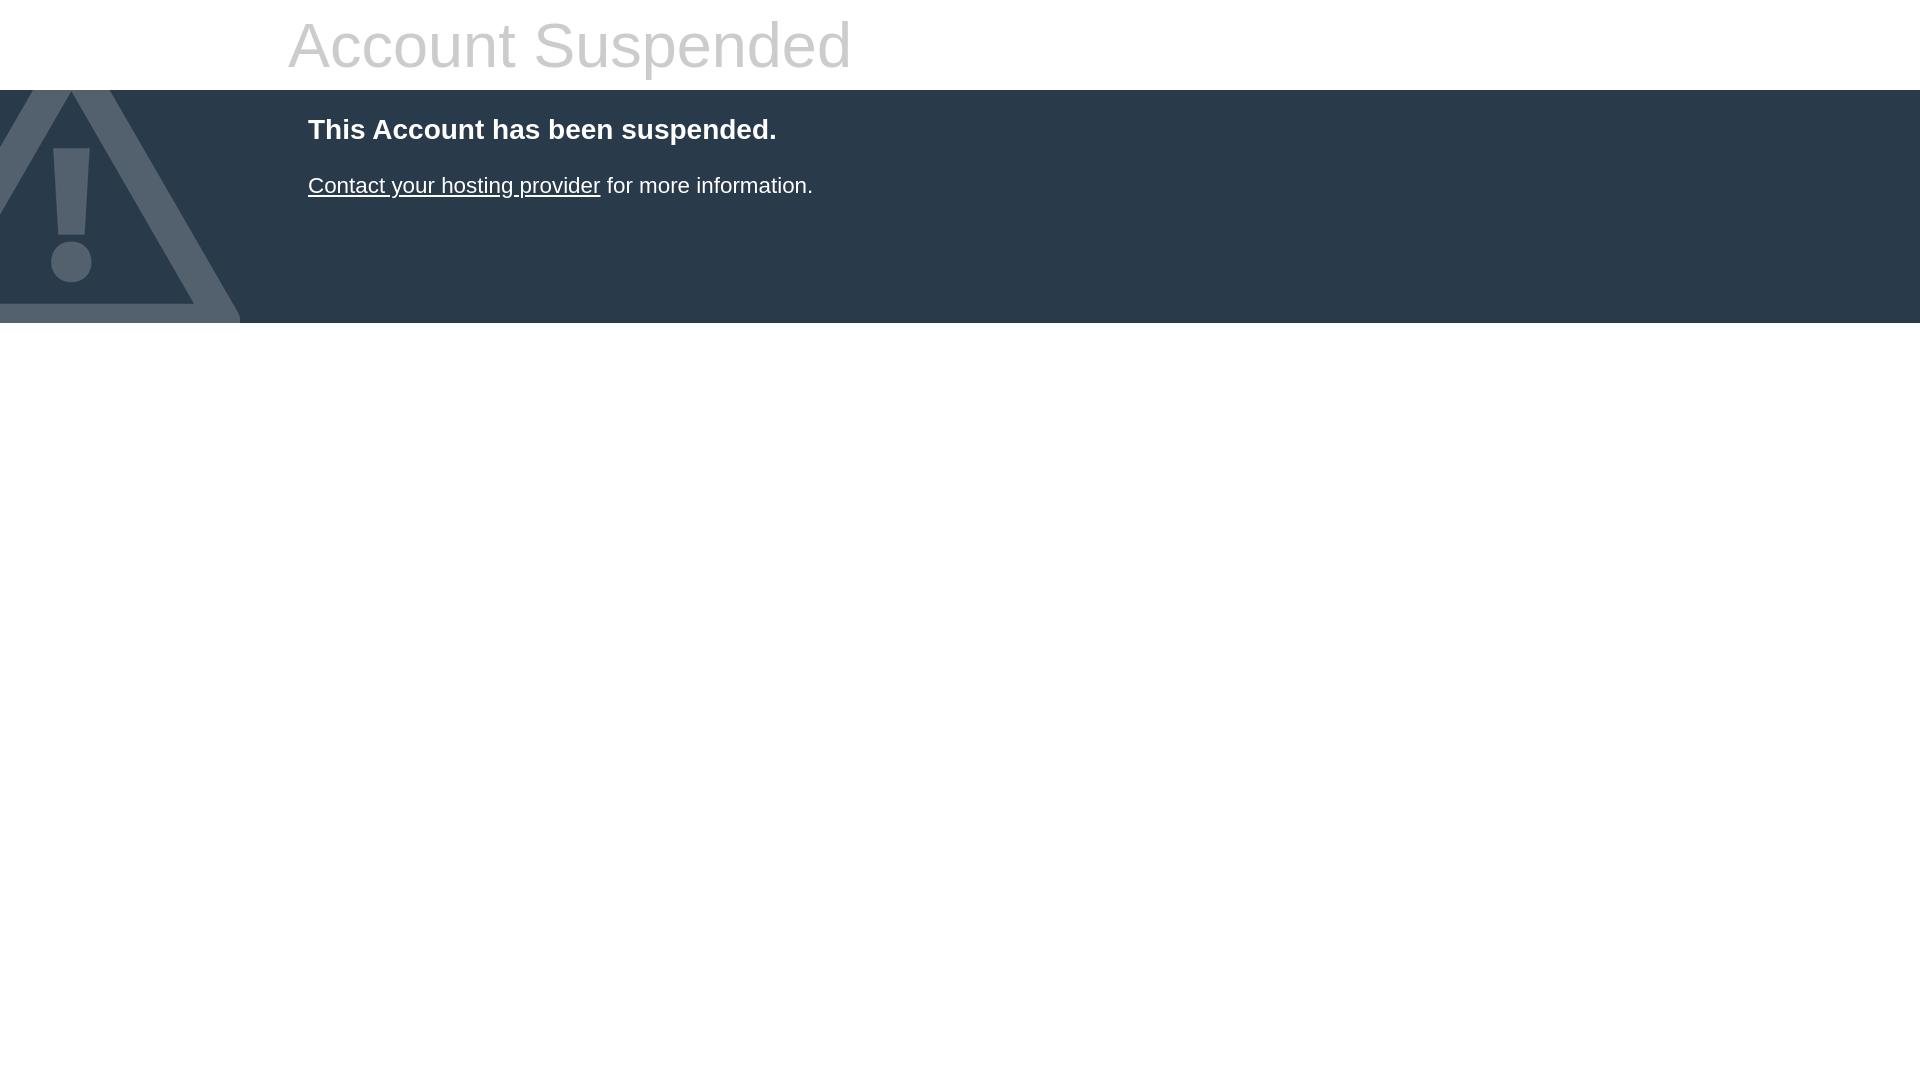 The image size is (1920, 1080). Describe the element at coordinates (453, 185) in the screenshot. I see `'Contact your hosting provider'` at that location.